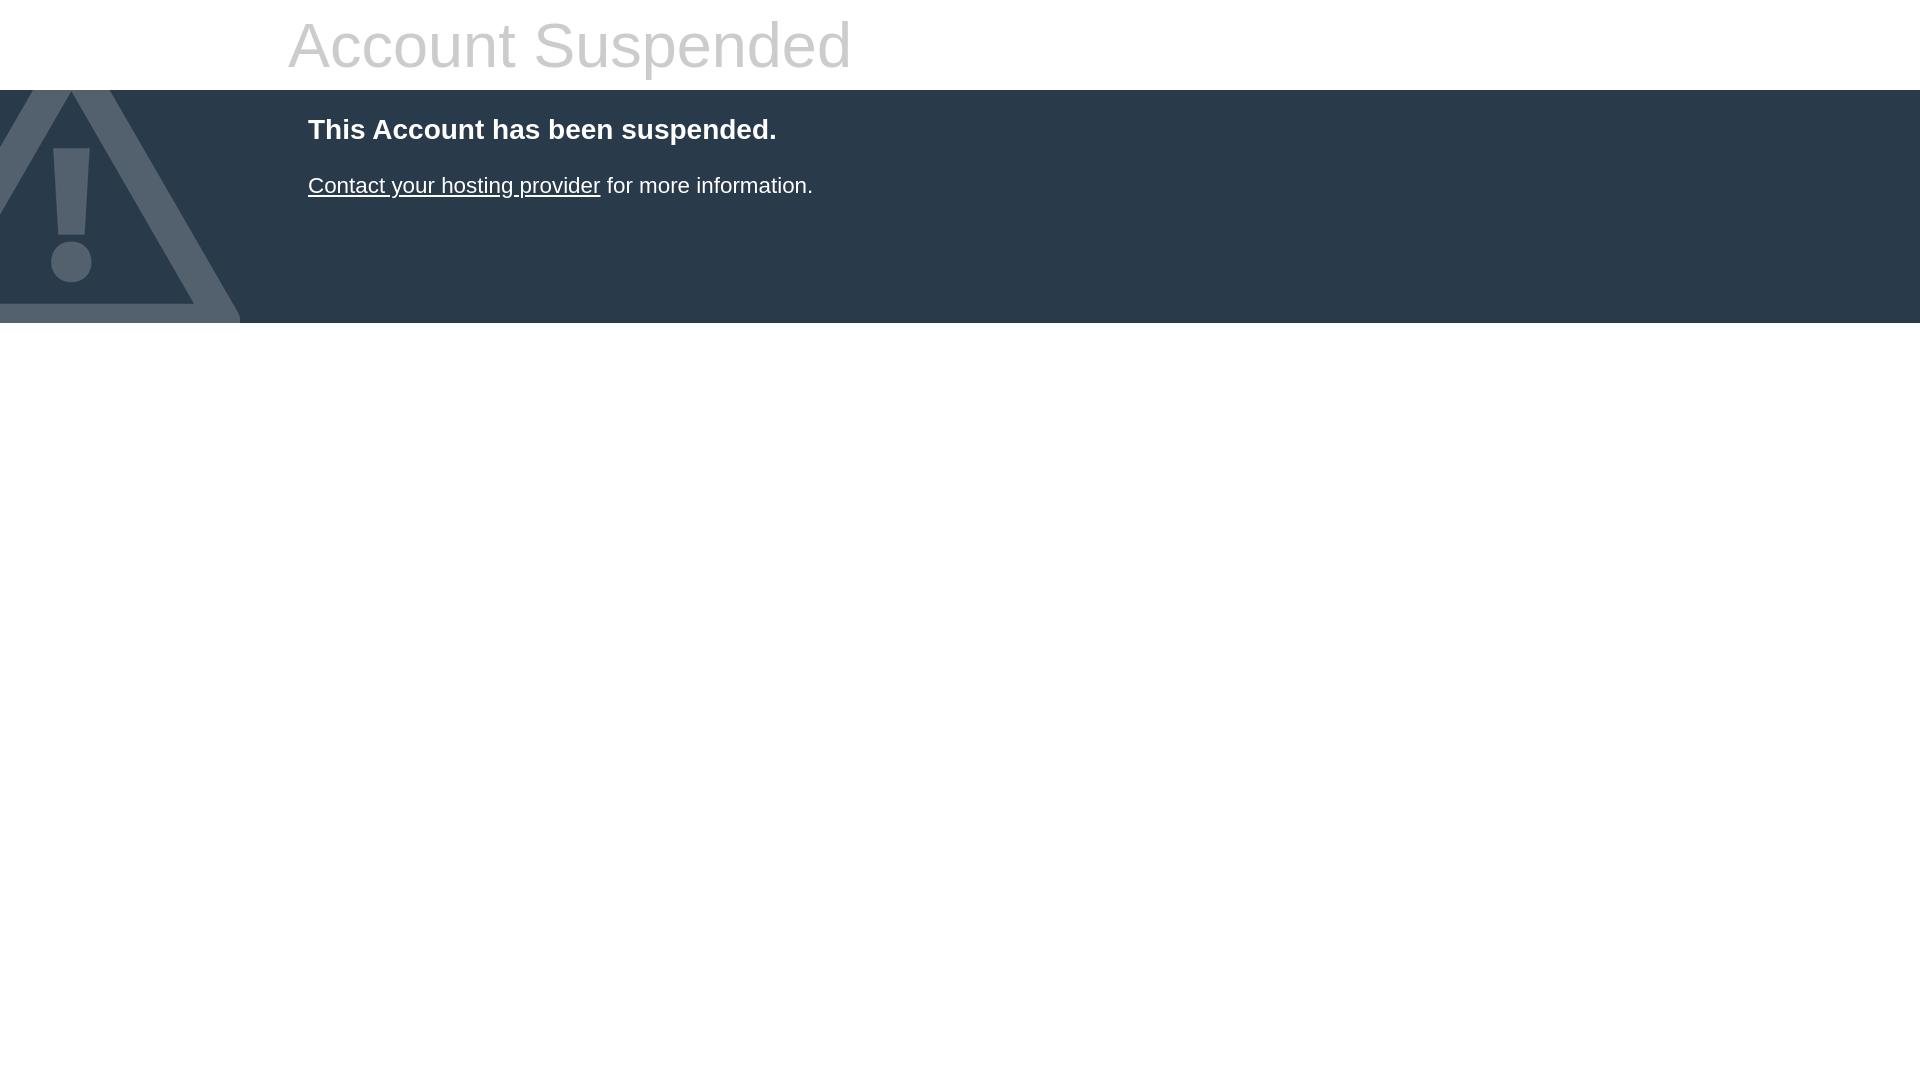 The image size is (1920, 1080). Describe the element at coordinates (453, 185) in the screenshot. I see `'Contact your hosting provider'` at that location.